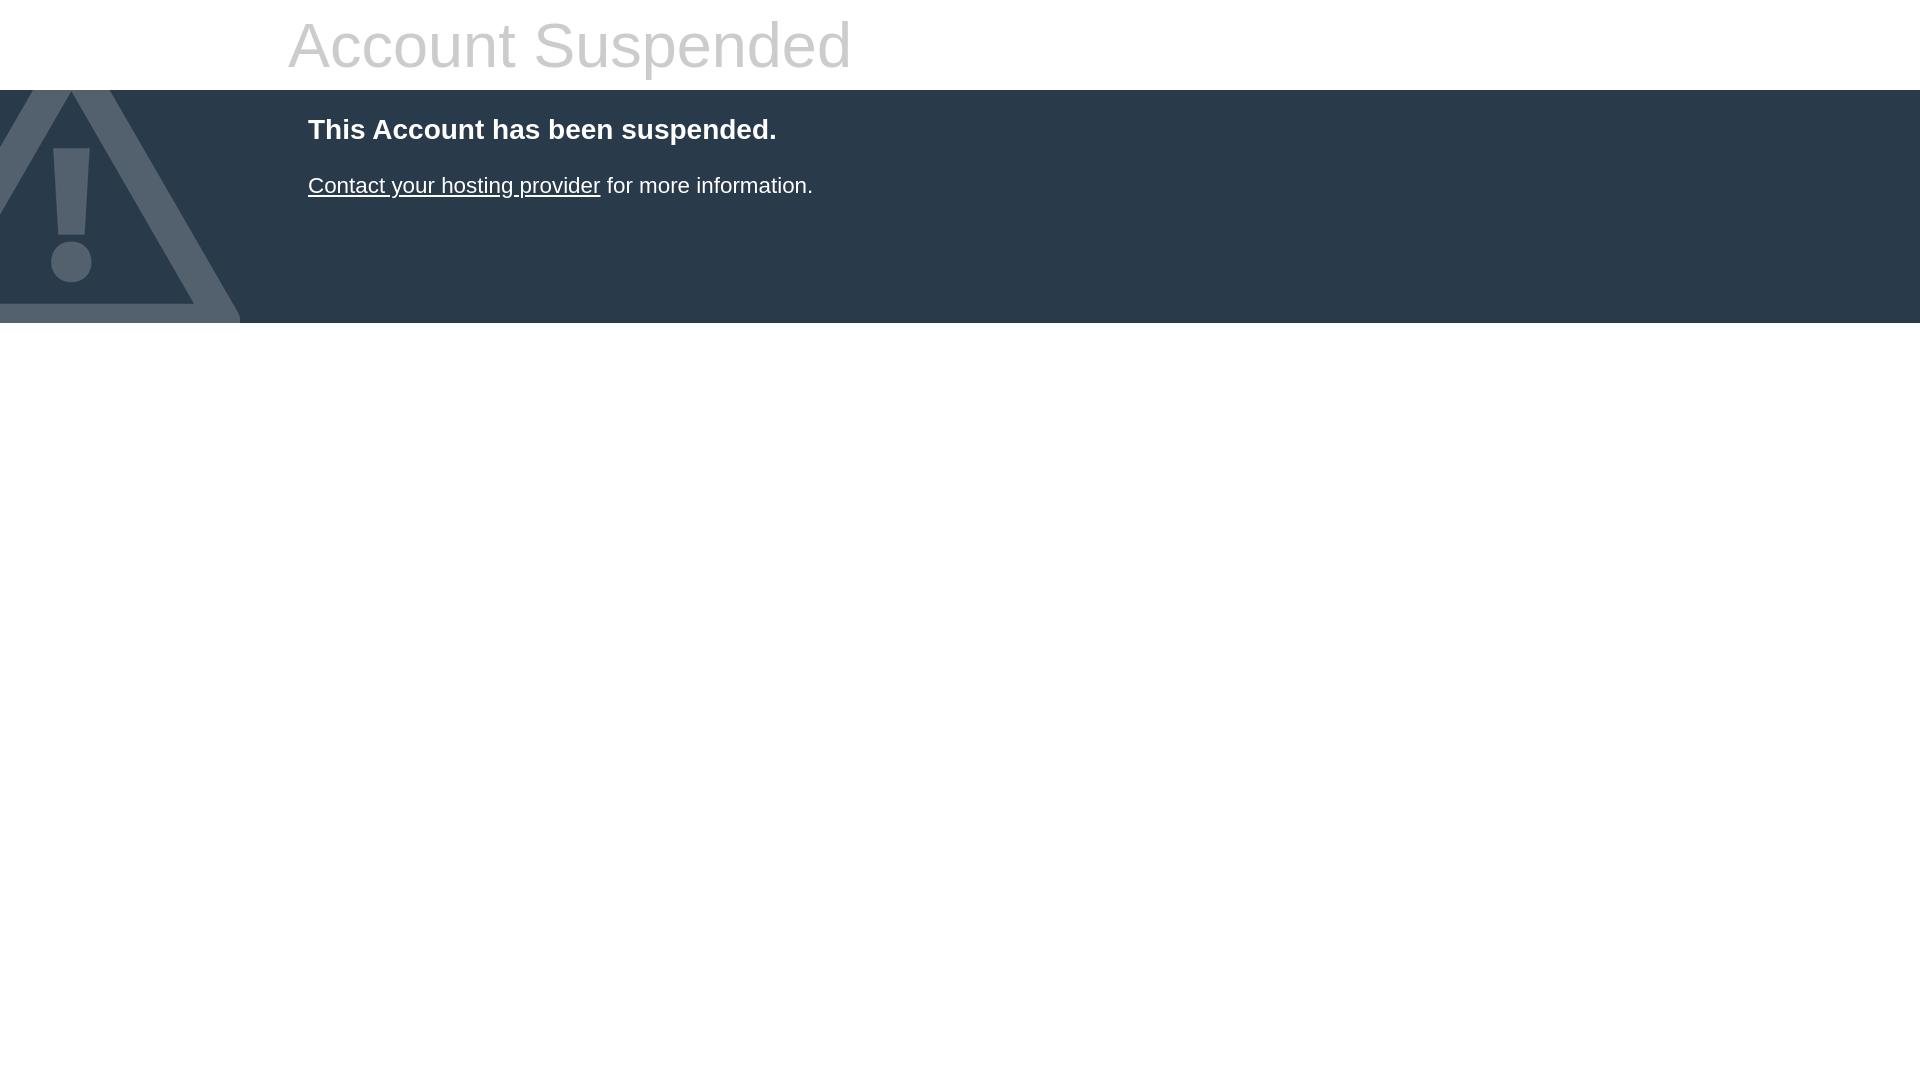 The image size is (1920, 1080). Describe the element at coordinates (453, 185) in the screenshot. I see `'Contact your hosting provider'` at that location.